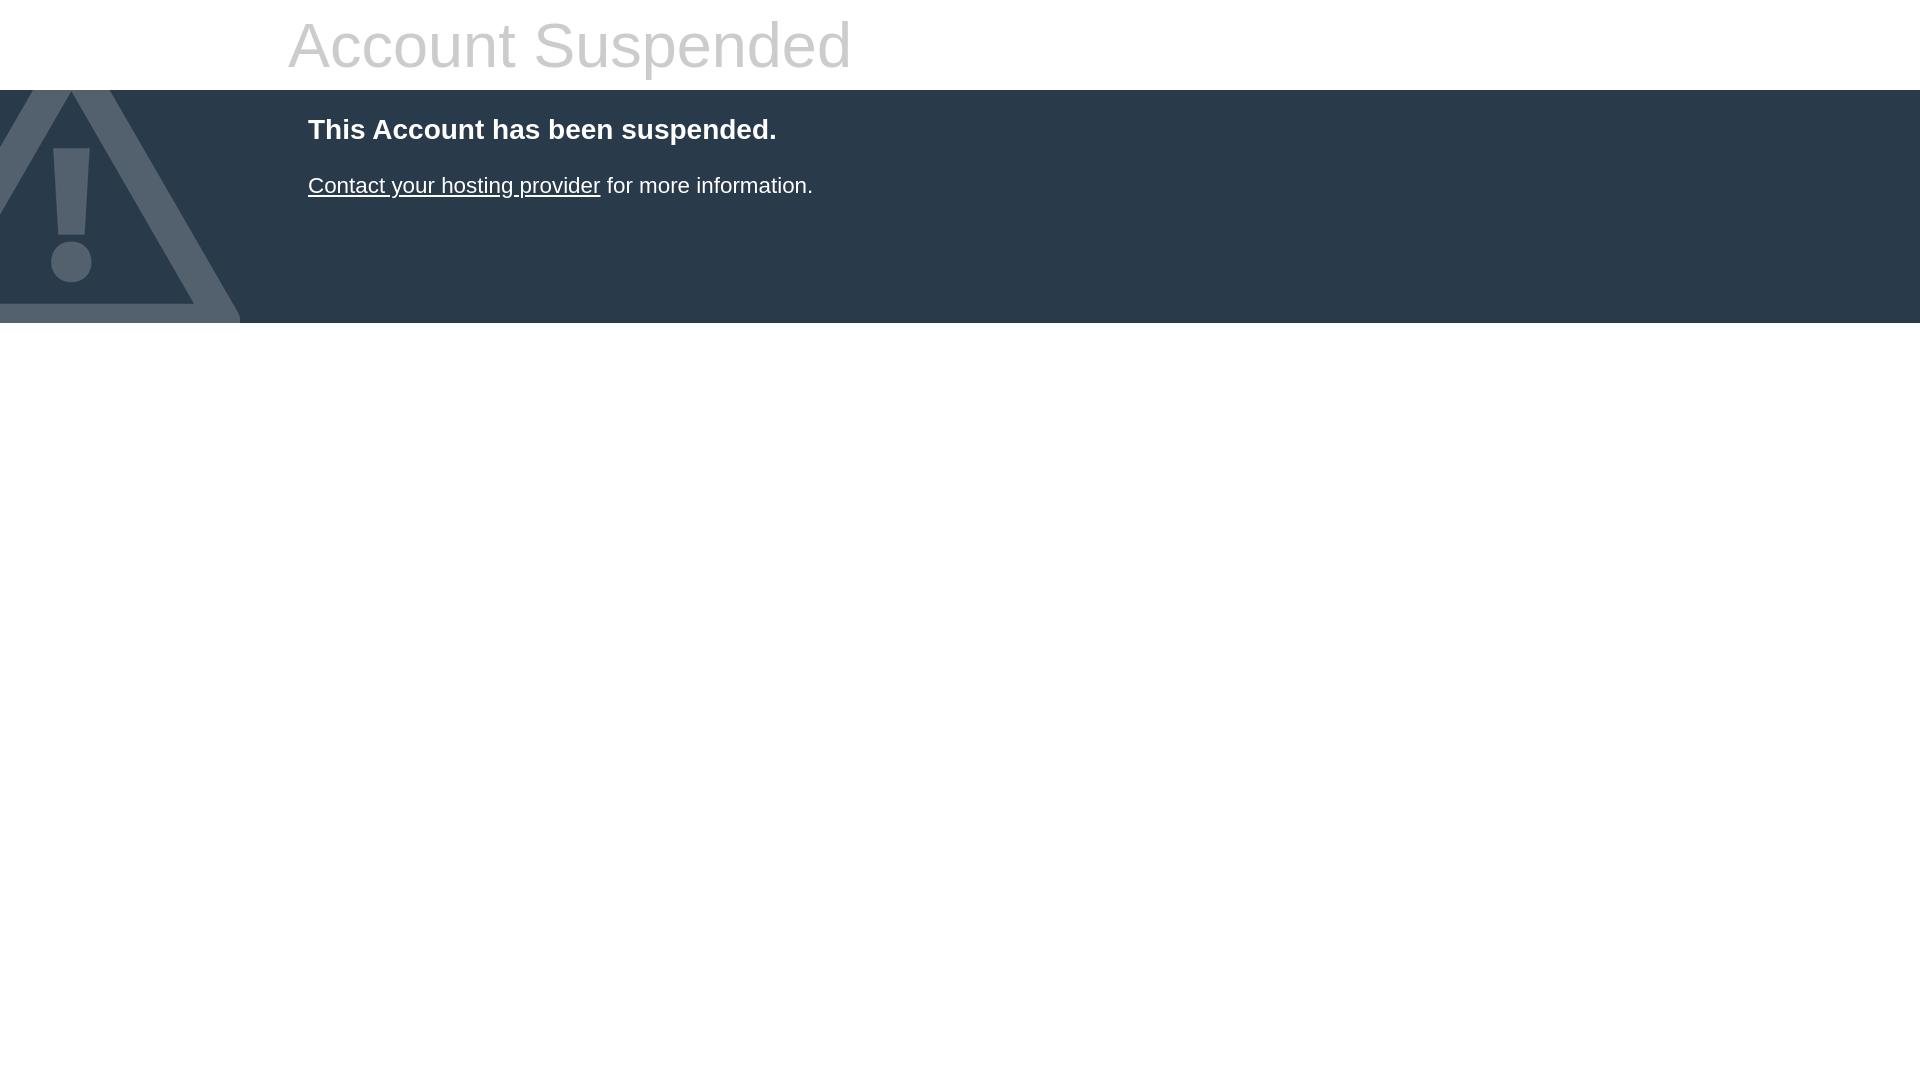 The image size is (1920, 1080). Describe the element at coordinates (453, 185) in the screenshot. I see `'Contact your hosting provider'` at that location.